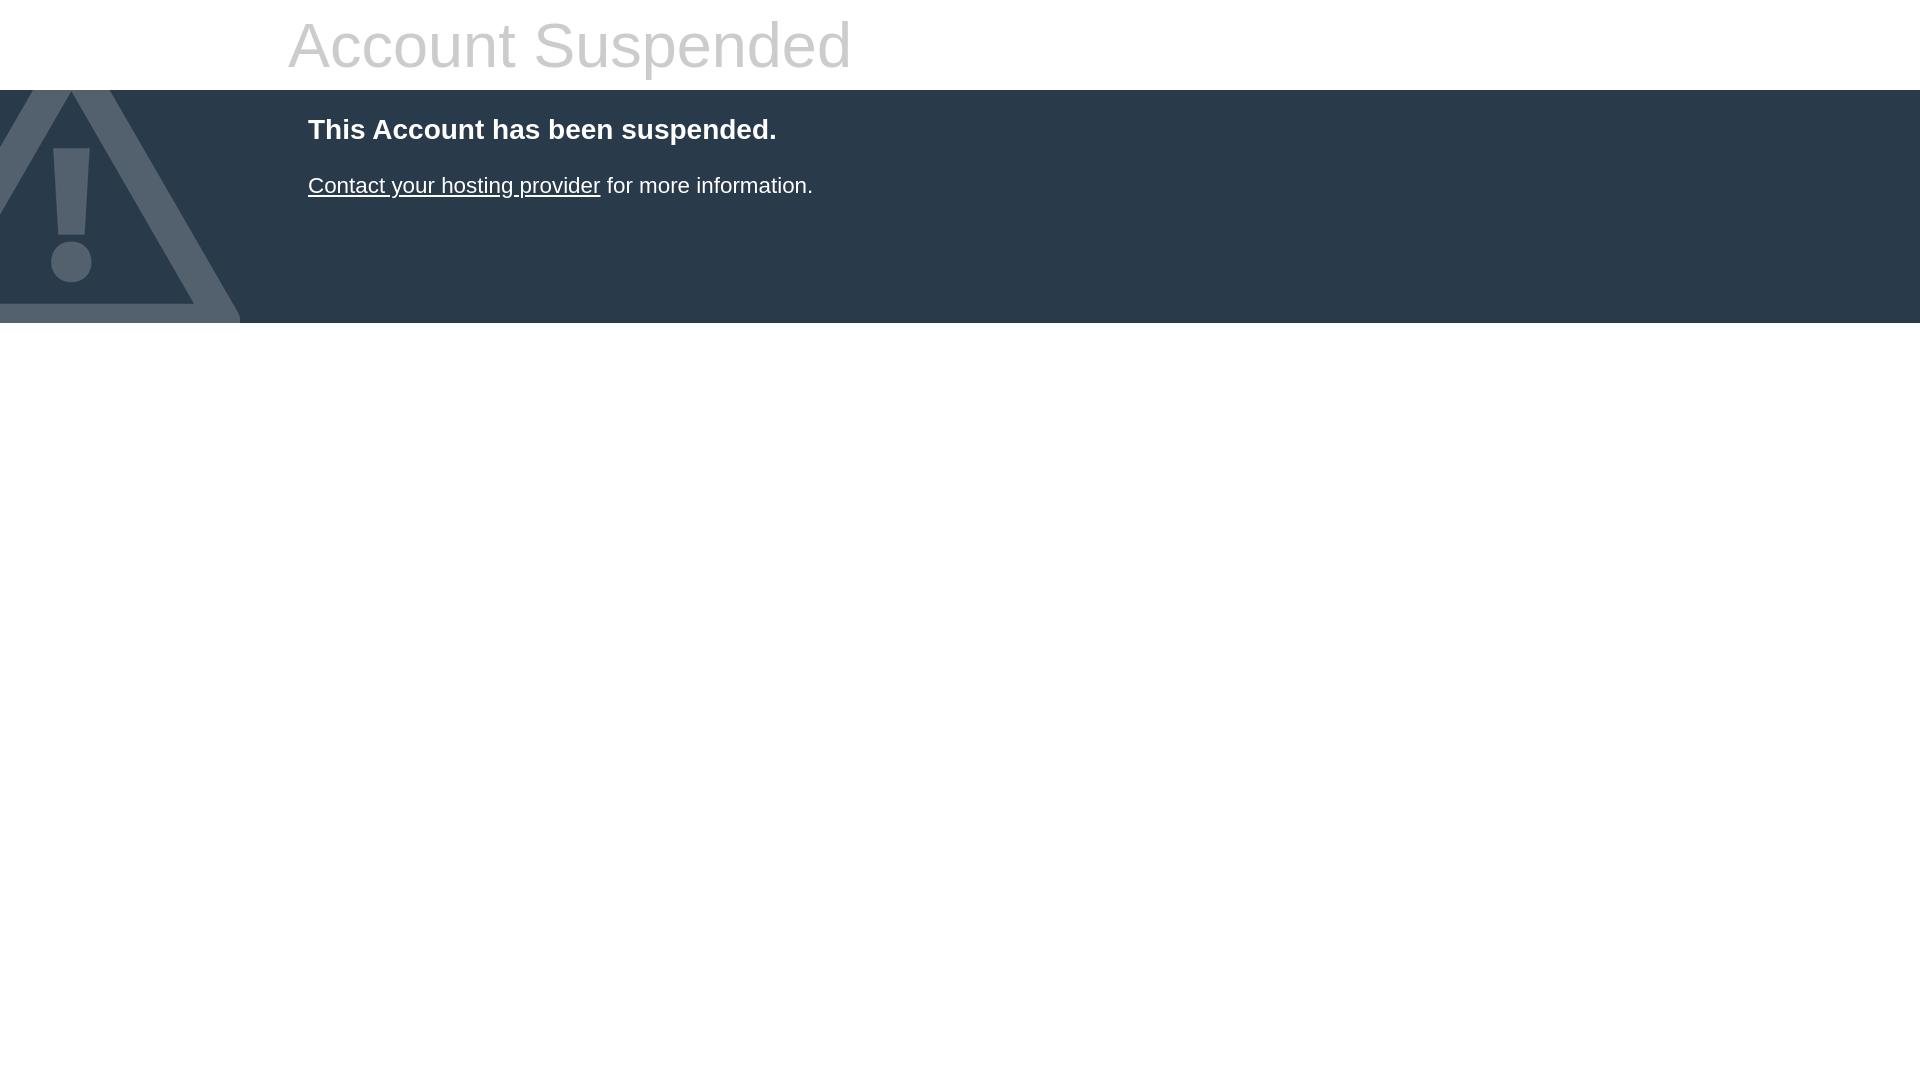 The image size is (1920, 1080). Describe the element at coordinates (453, 185) in the screenshot. I see `'Contact your hosting provider'` at that location.